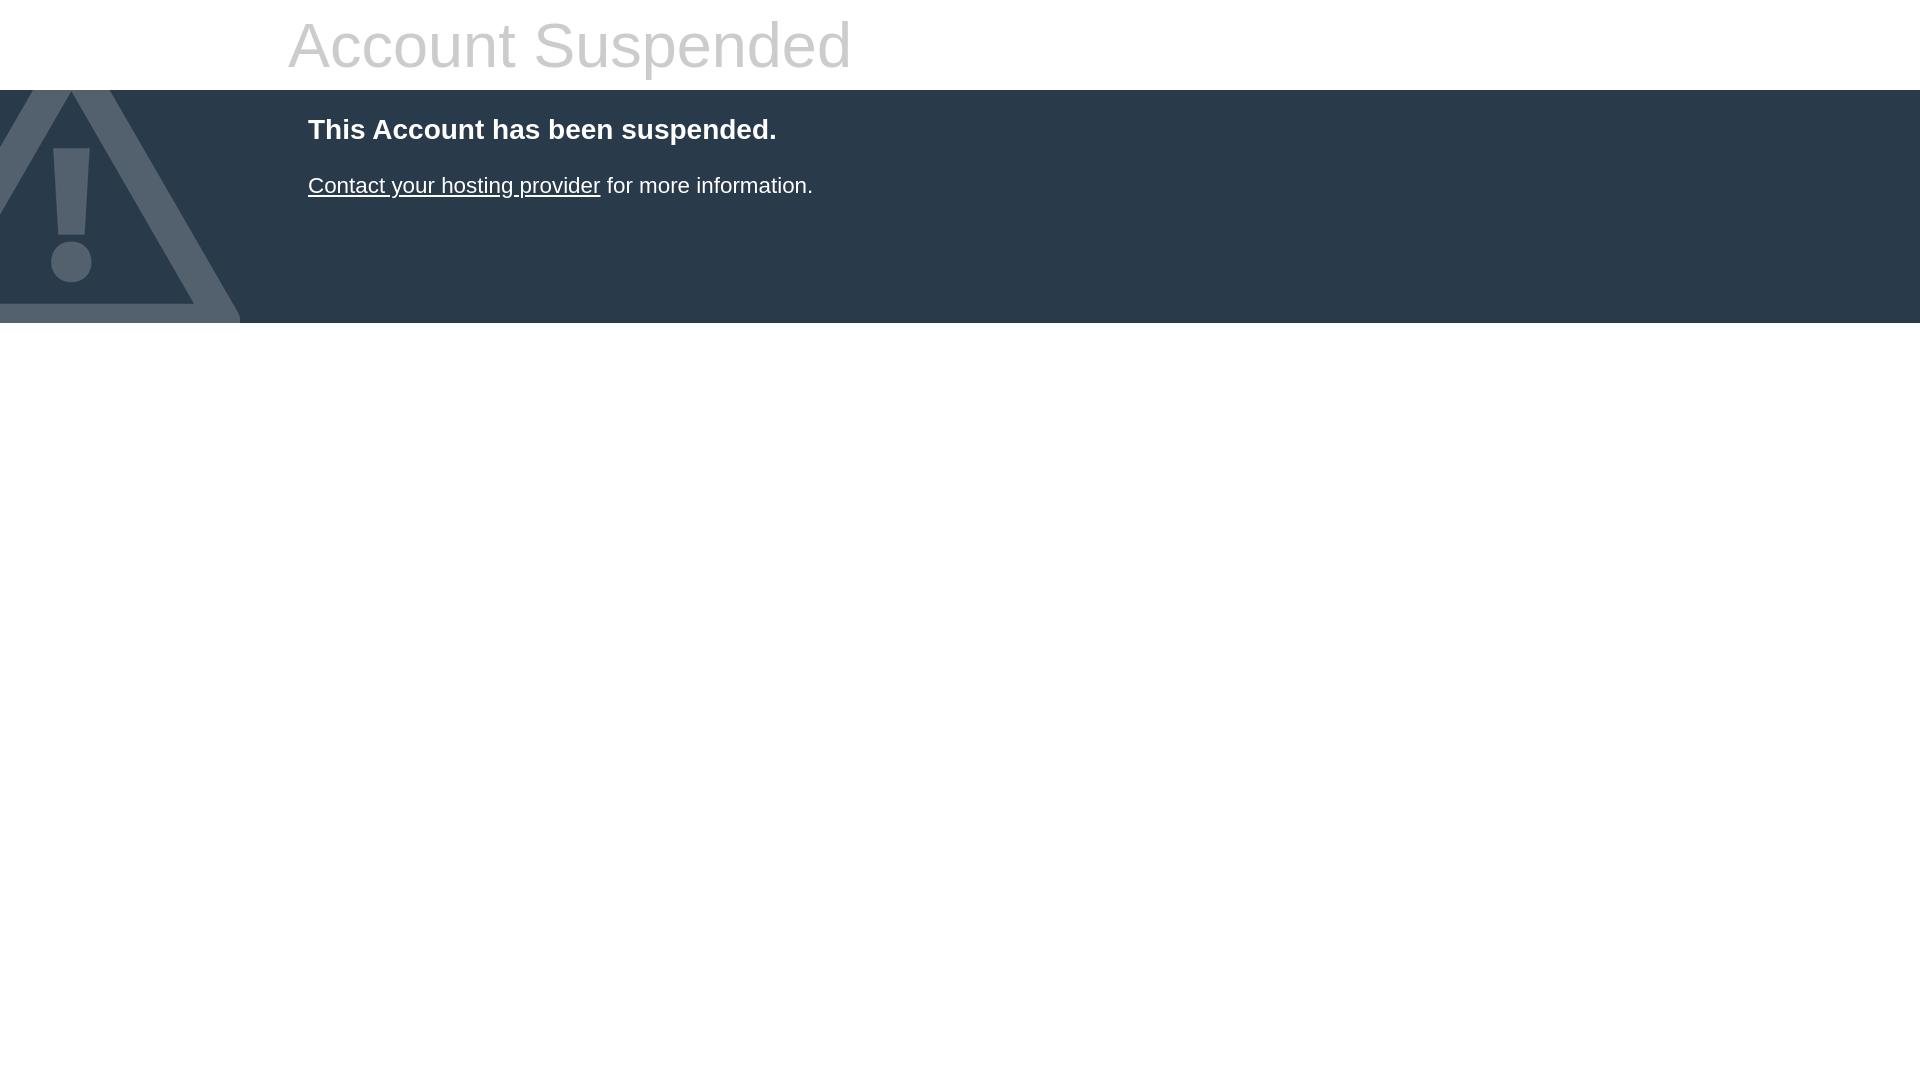 The image size is (1920, 1080). Describe the element at coordinates (453, 185) in the screenshot. I see `'Contact your hosting provider'` at that location.